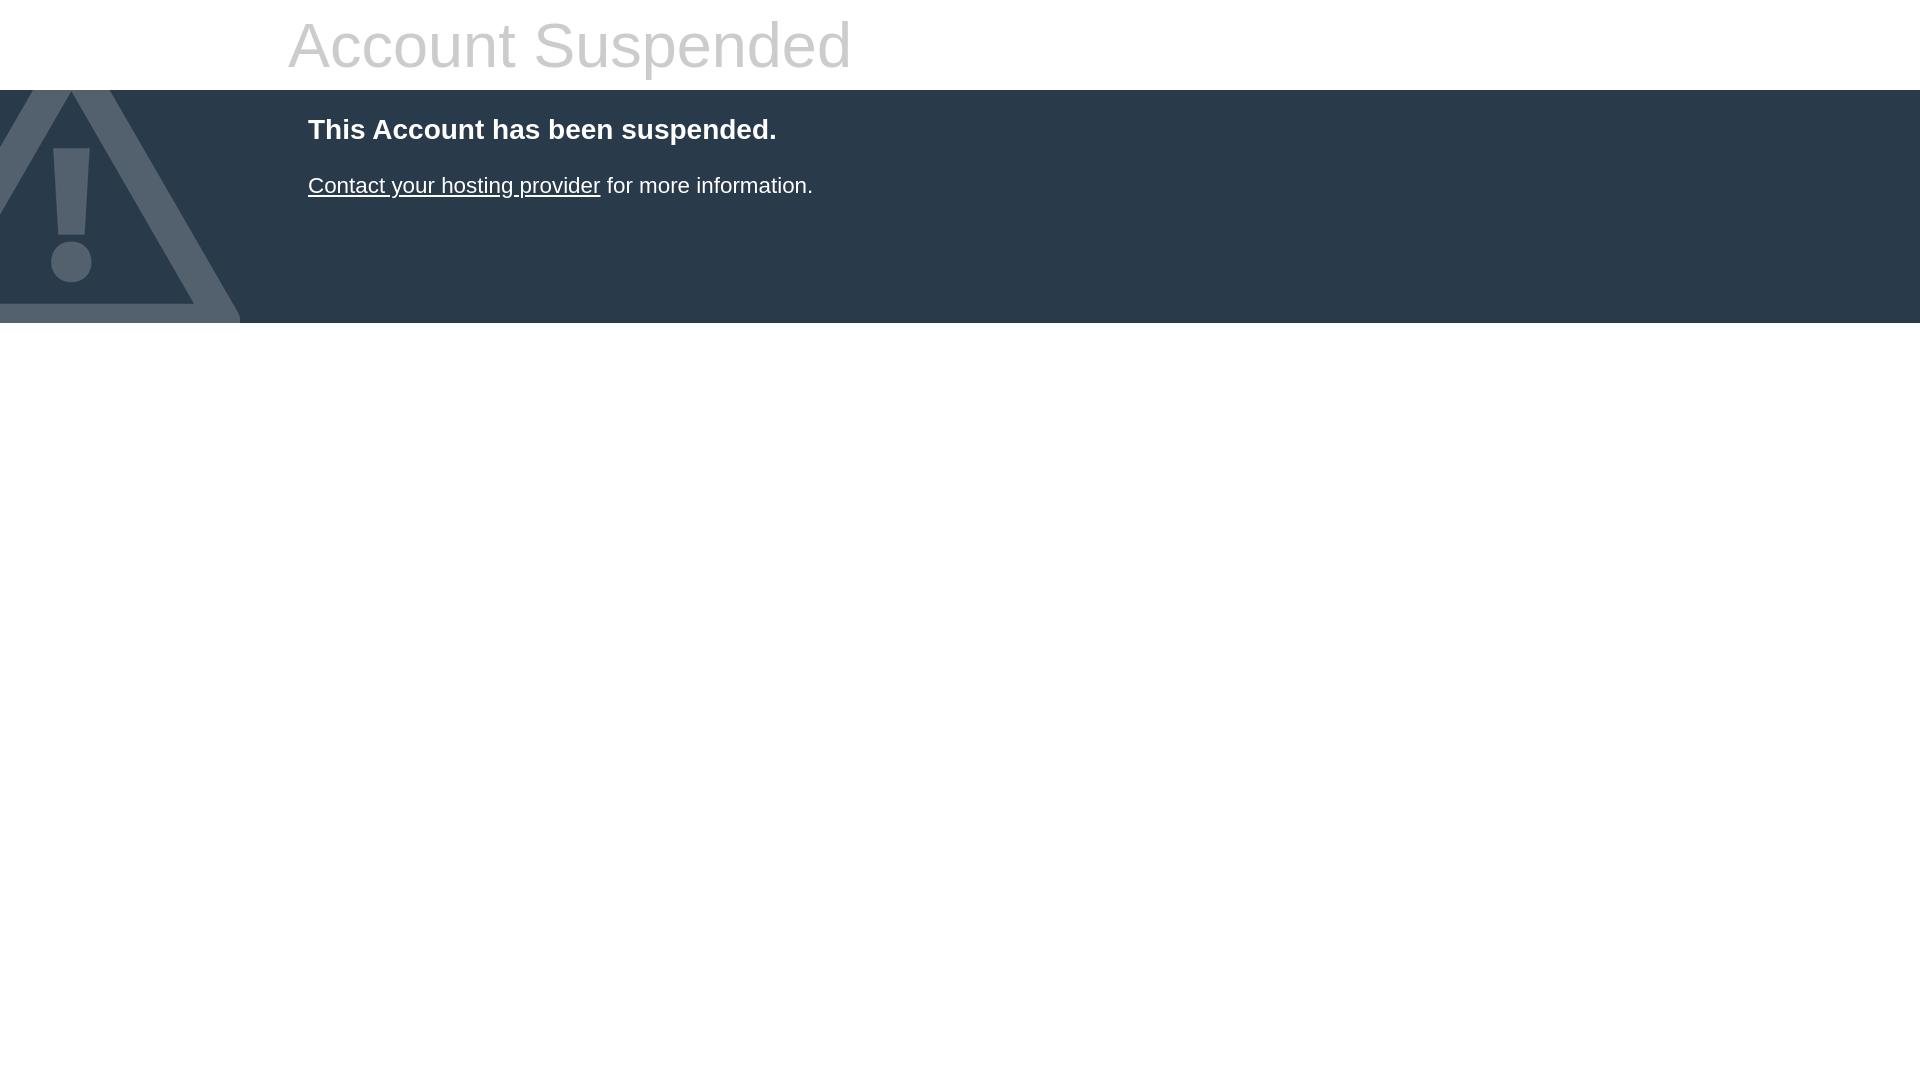 The image size is (1920, 1080). Describe the element at coordinates (453, 185) in the screenshot. I see `'Contact your hosting provider'` at that location.